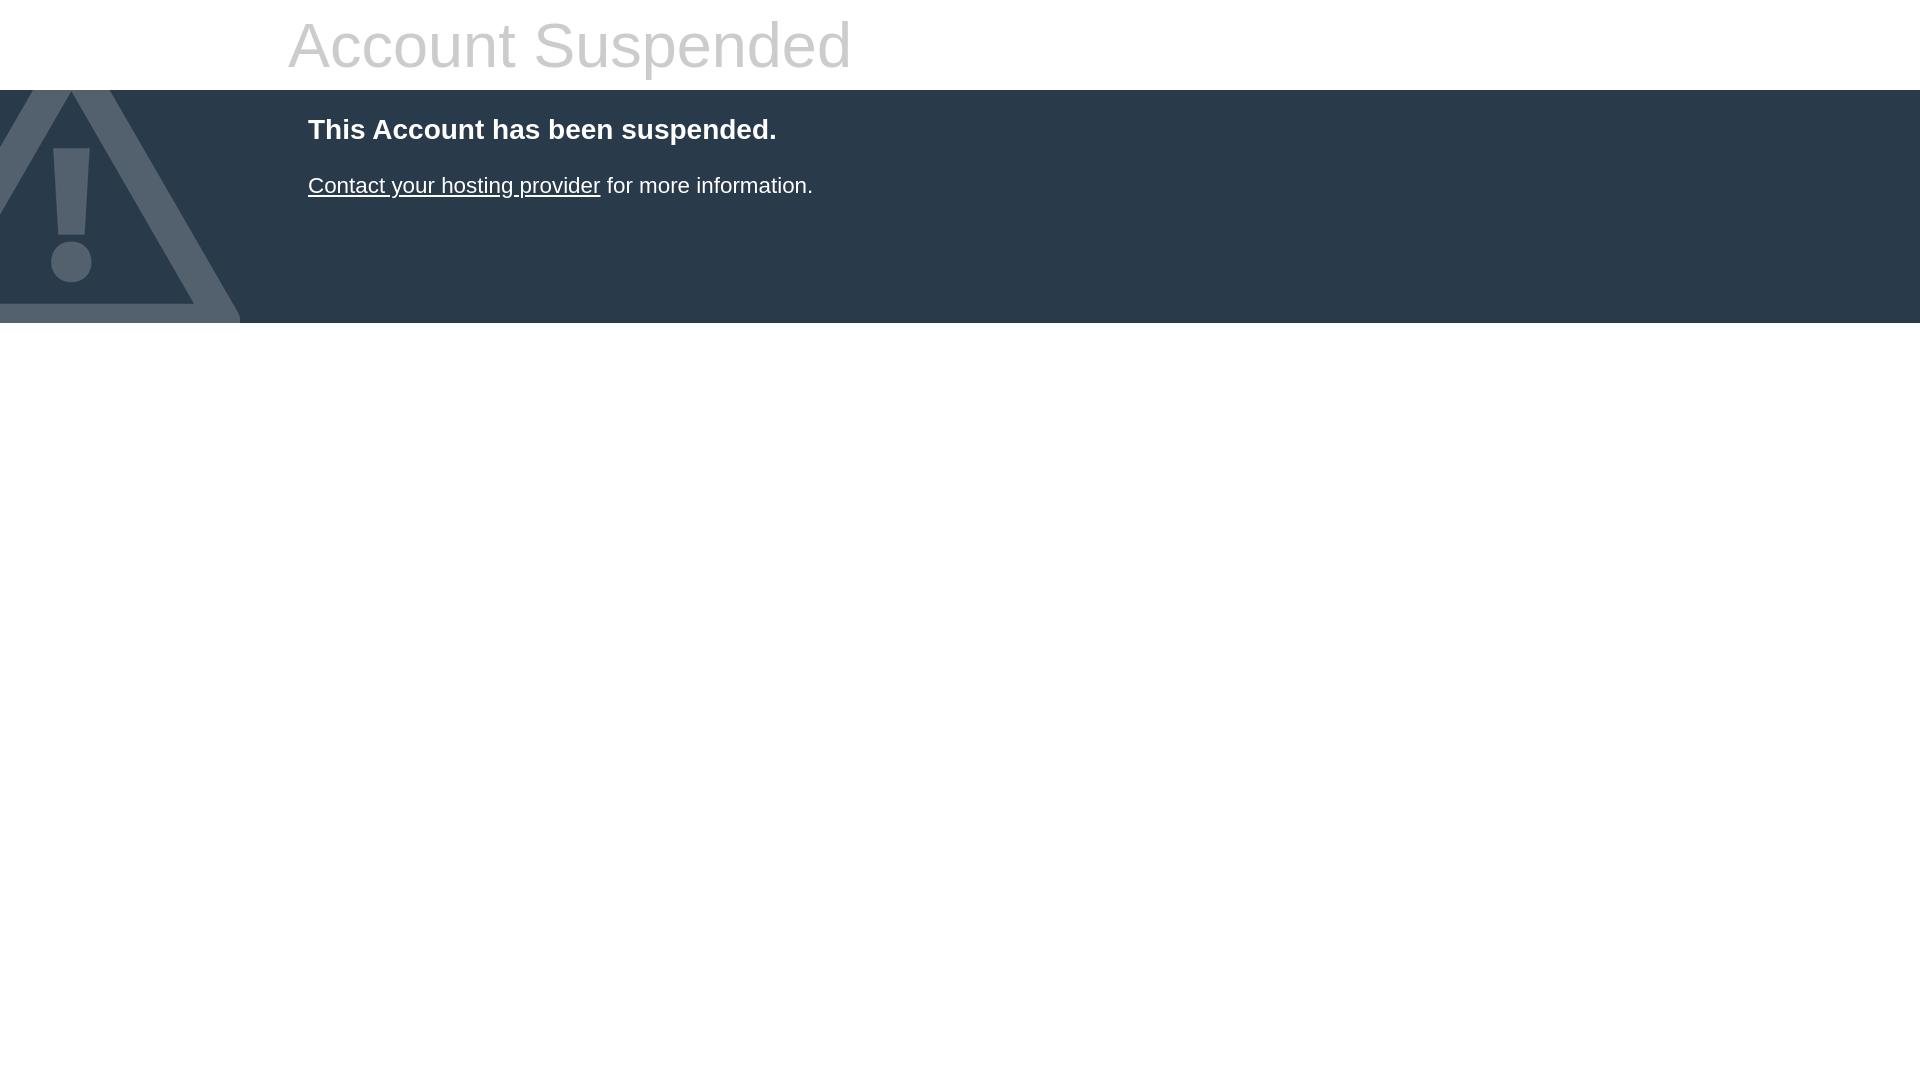 The image size is (1920, 1080). Describe the element at coordinates (453, 185) in the screenshot. I see `'Contact your hosting provider'` at that location.